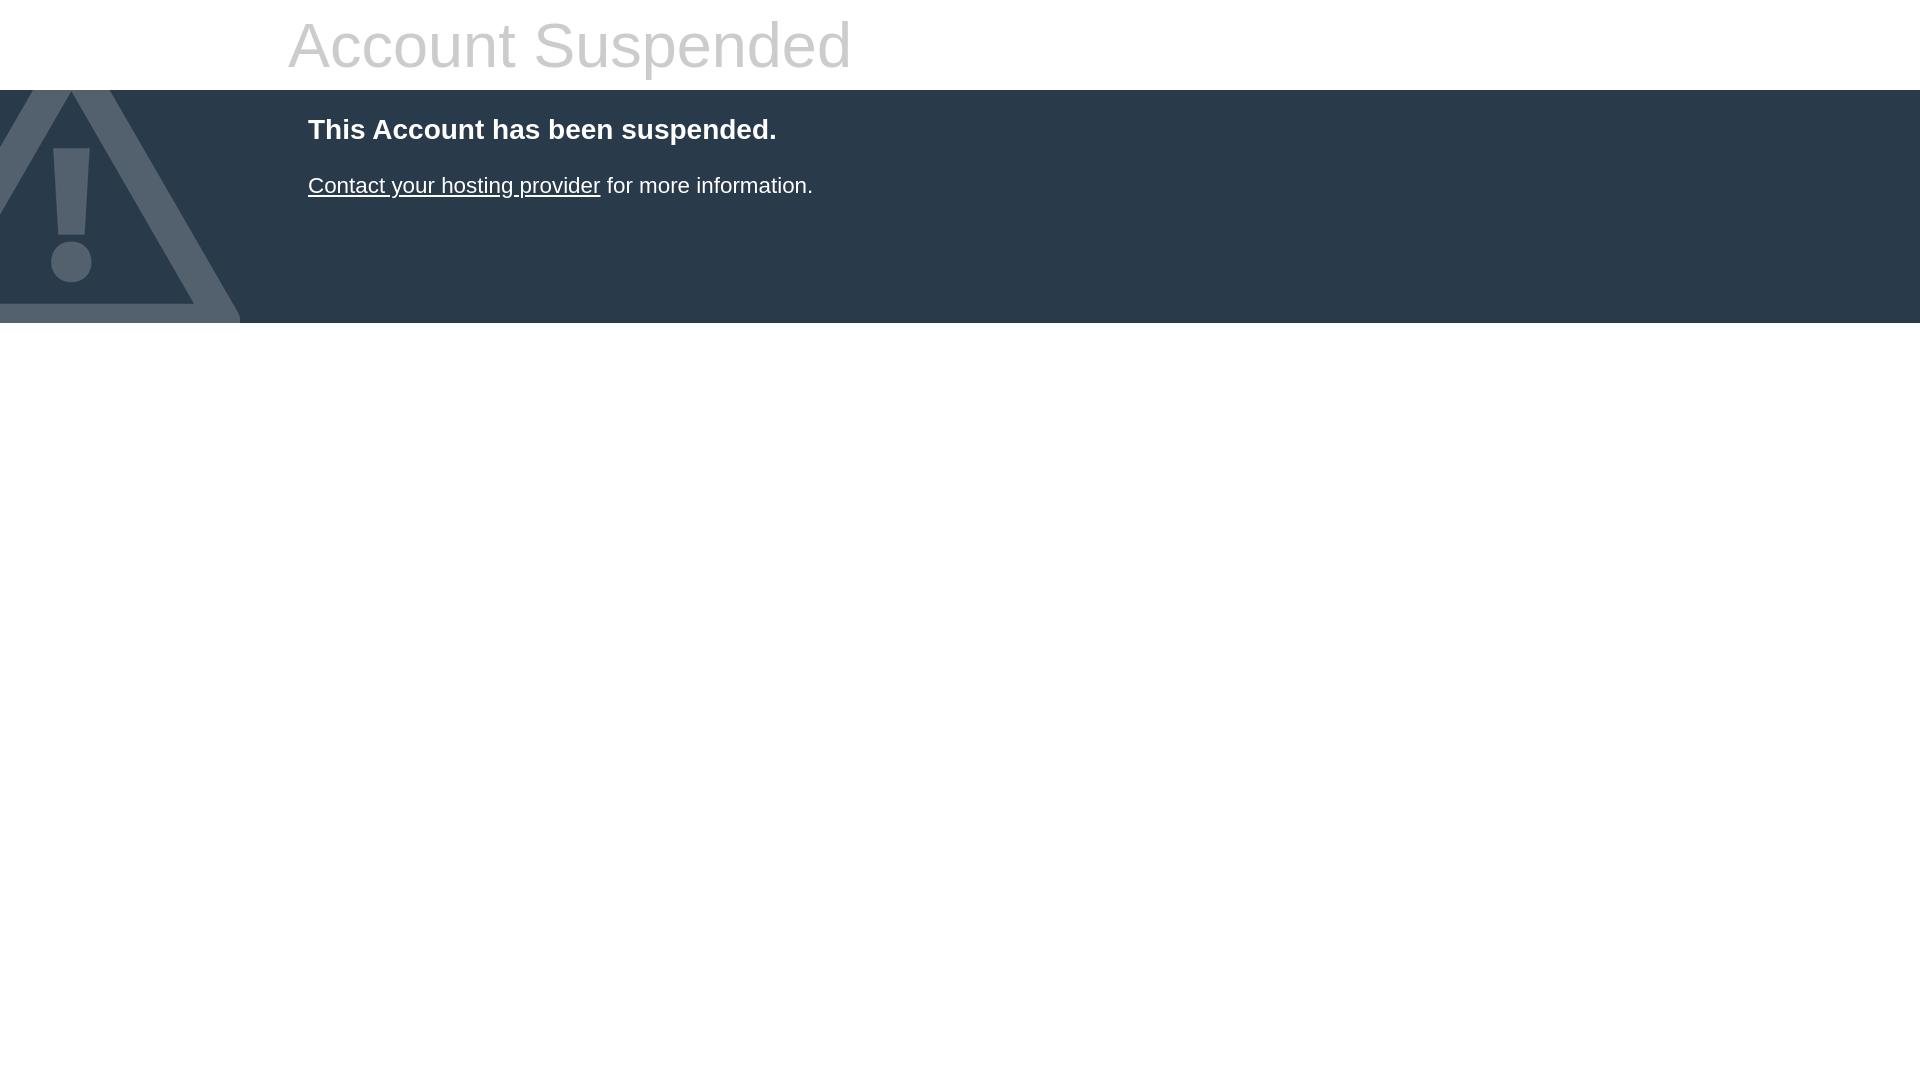 The image size is (1920, 1080). Describe the element at coordinates (453, 185) in the screenshot. I see `'Contact your hosting provider'` at that location.